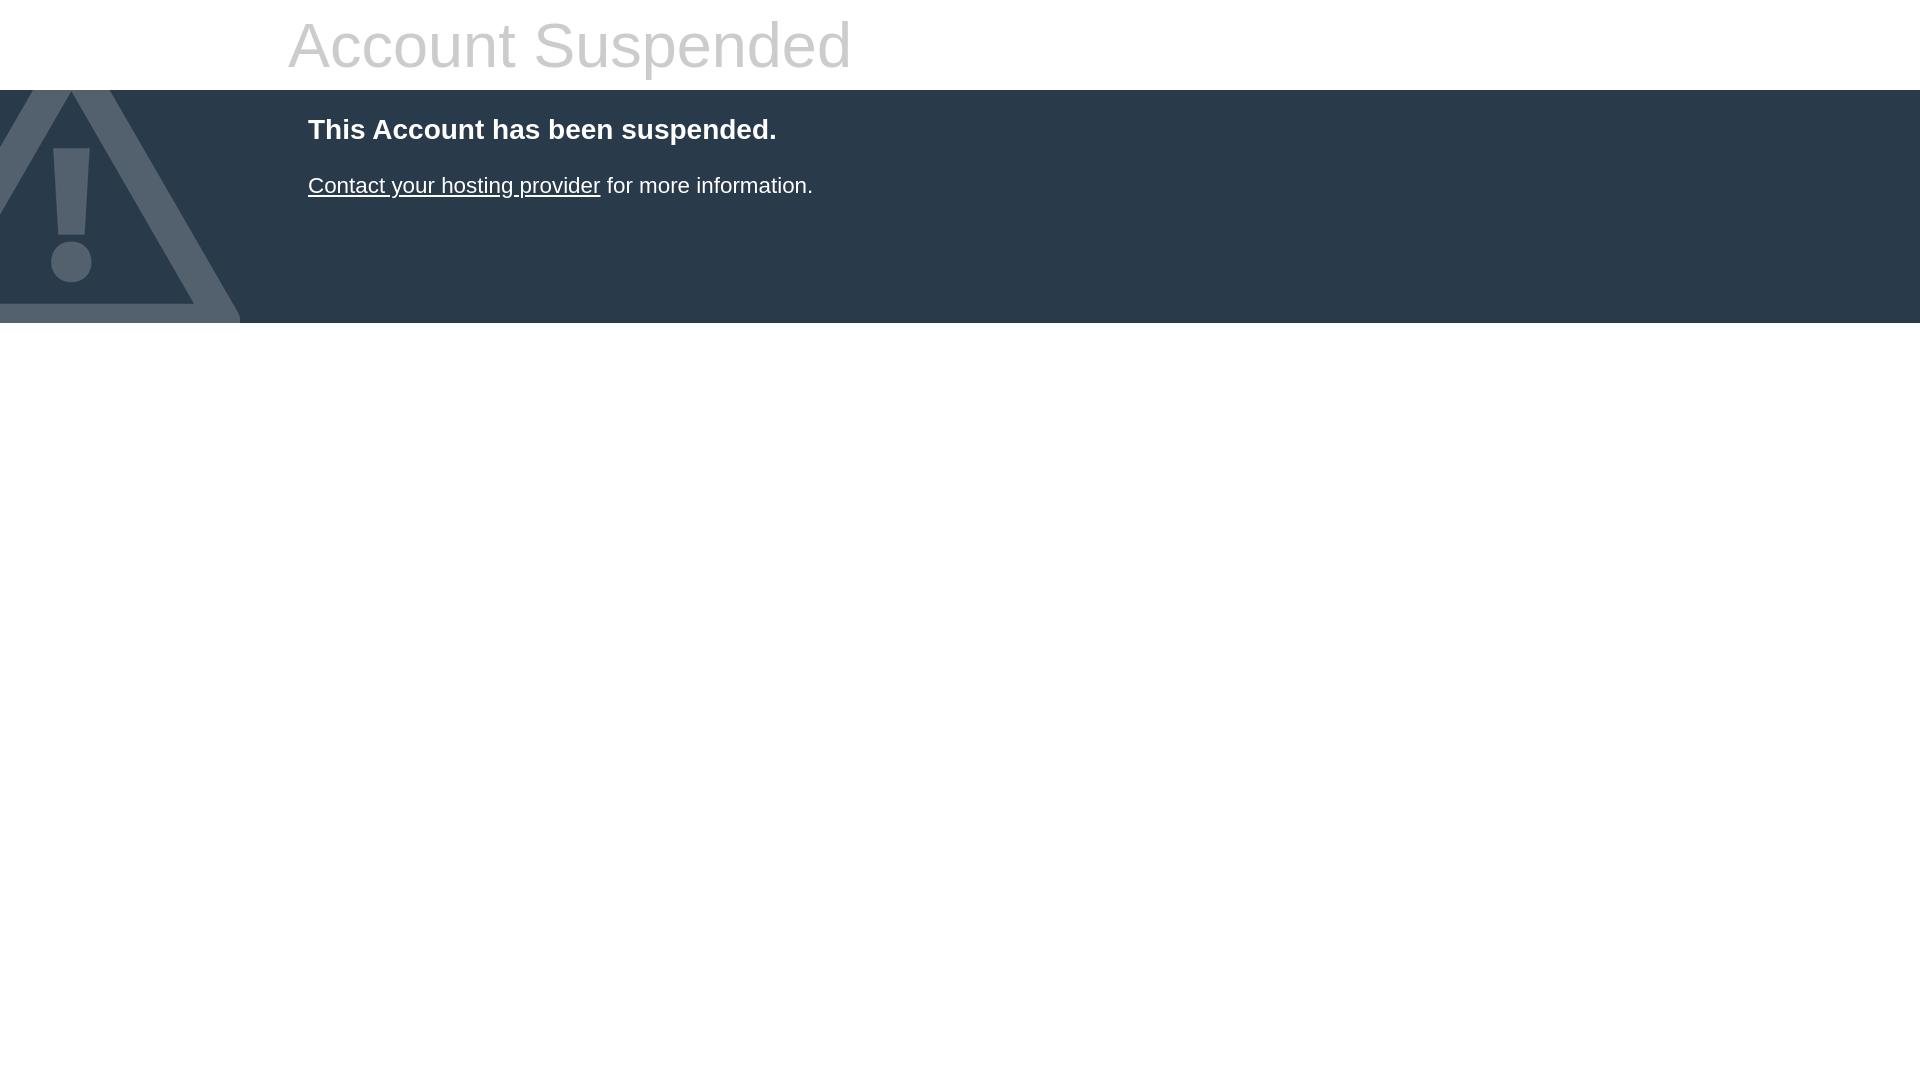 The image size is (1920, 1080). Describe the element at coordinates (453, 185) in the screenshot. I see `'Contact your hosting provider'` at that location.